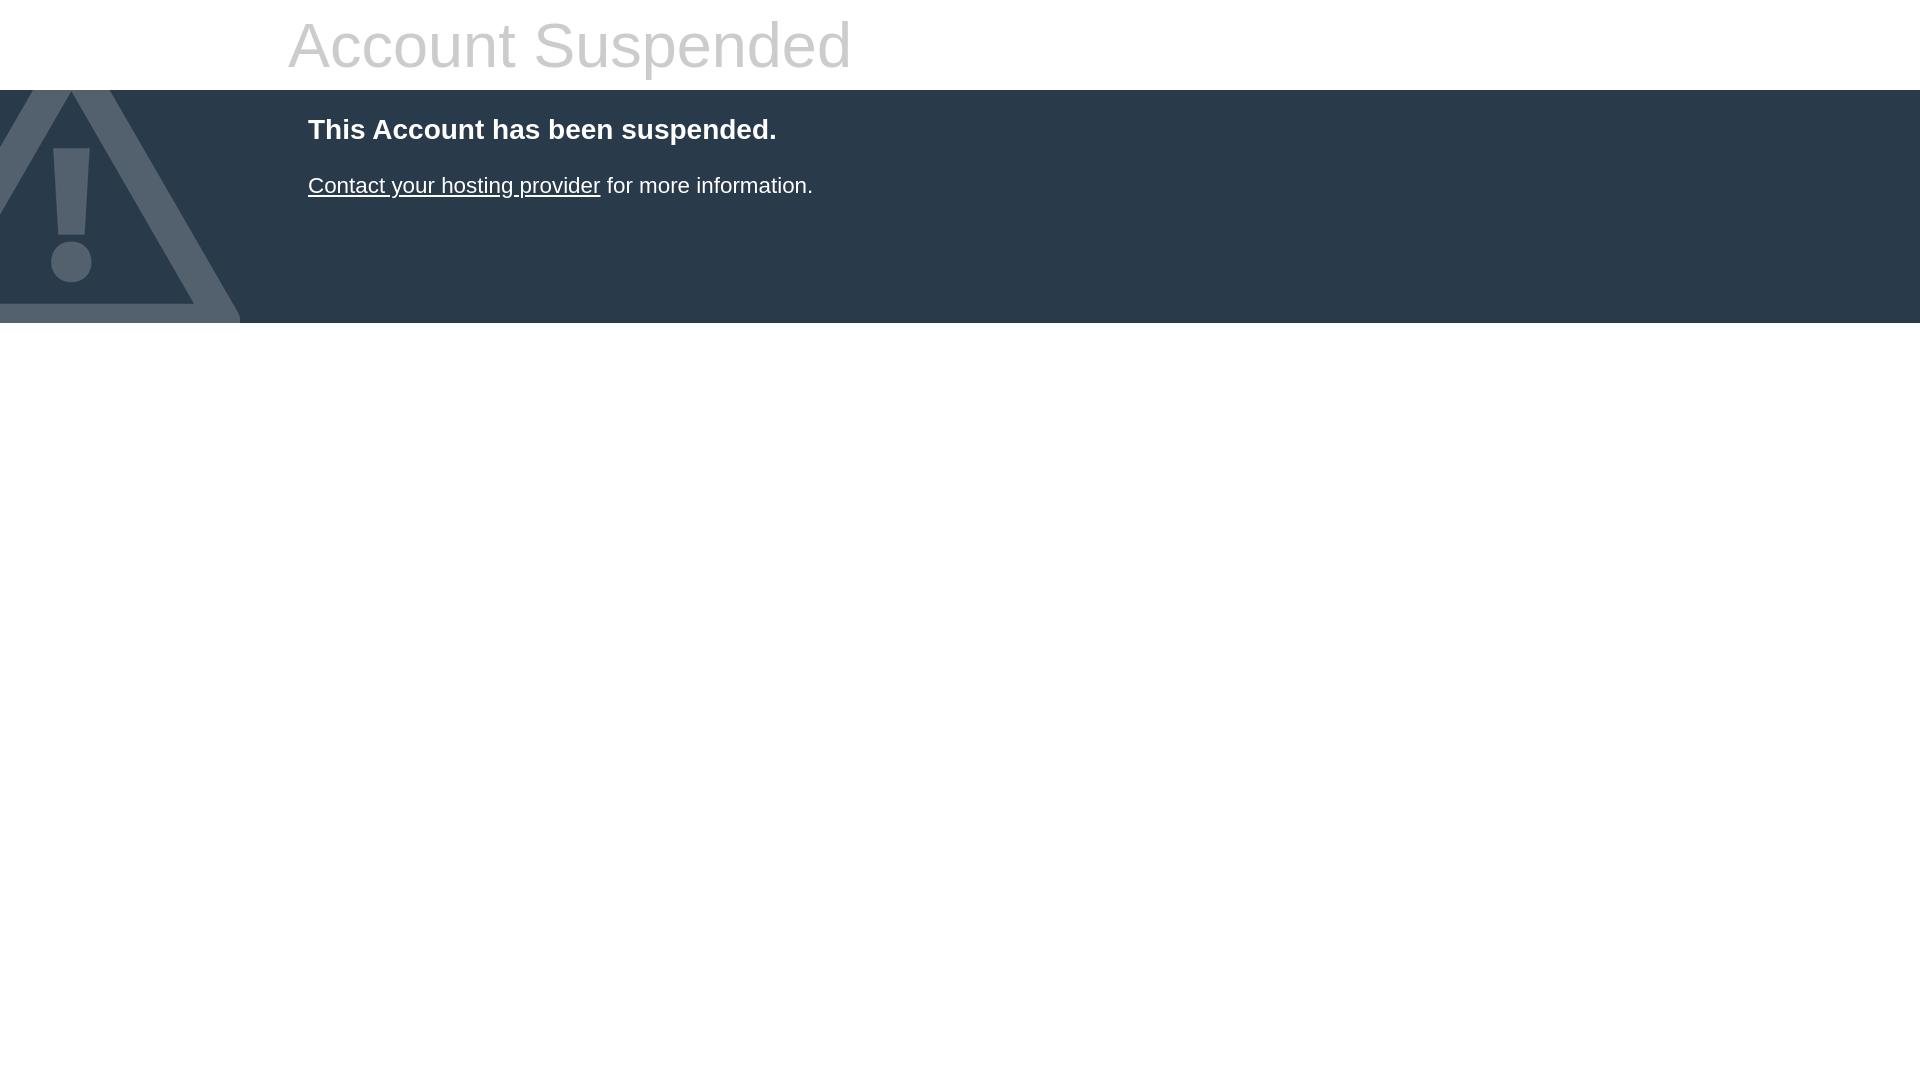 The image size is (1920, 1080). Describe the element at coordinates (453, 185) in the screenshot. I see `'Contact your hosting provider'` at that location.